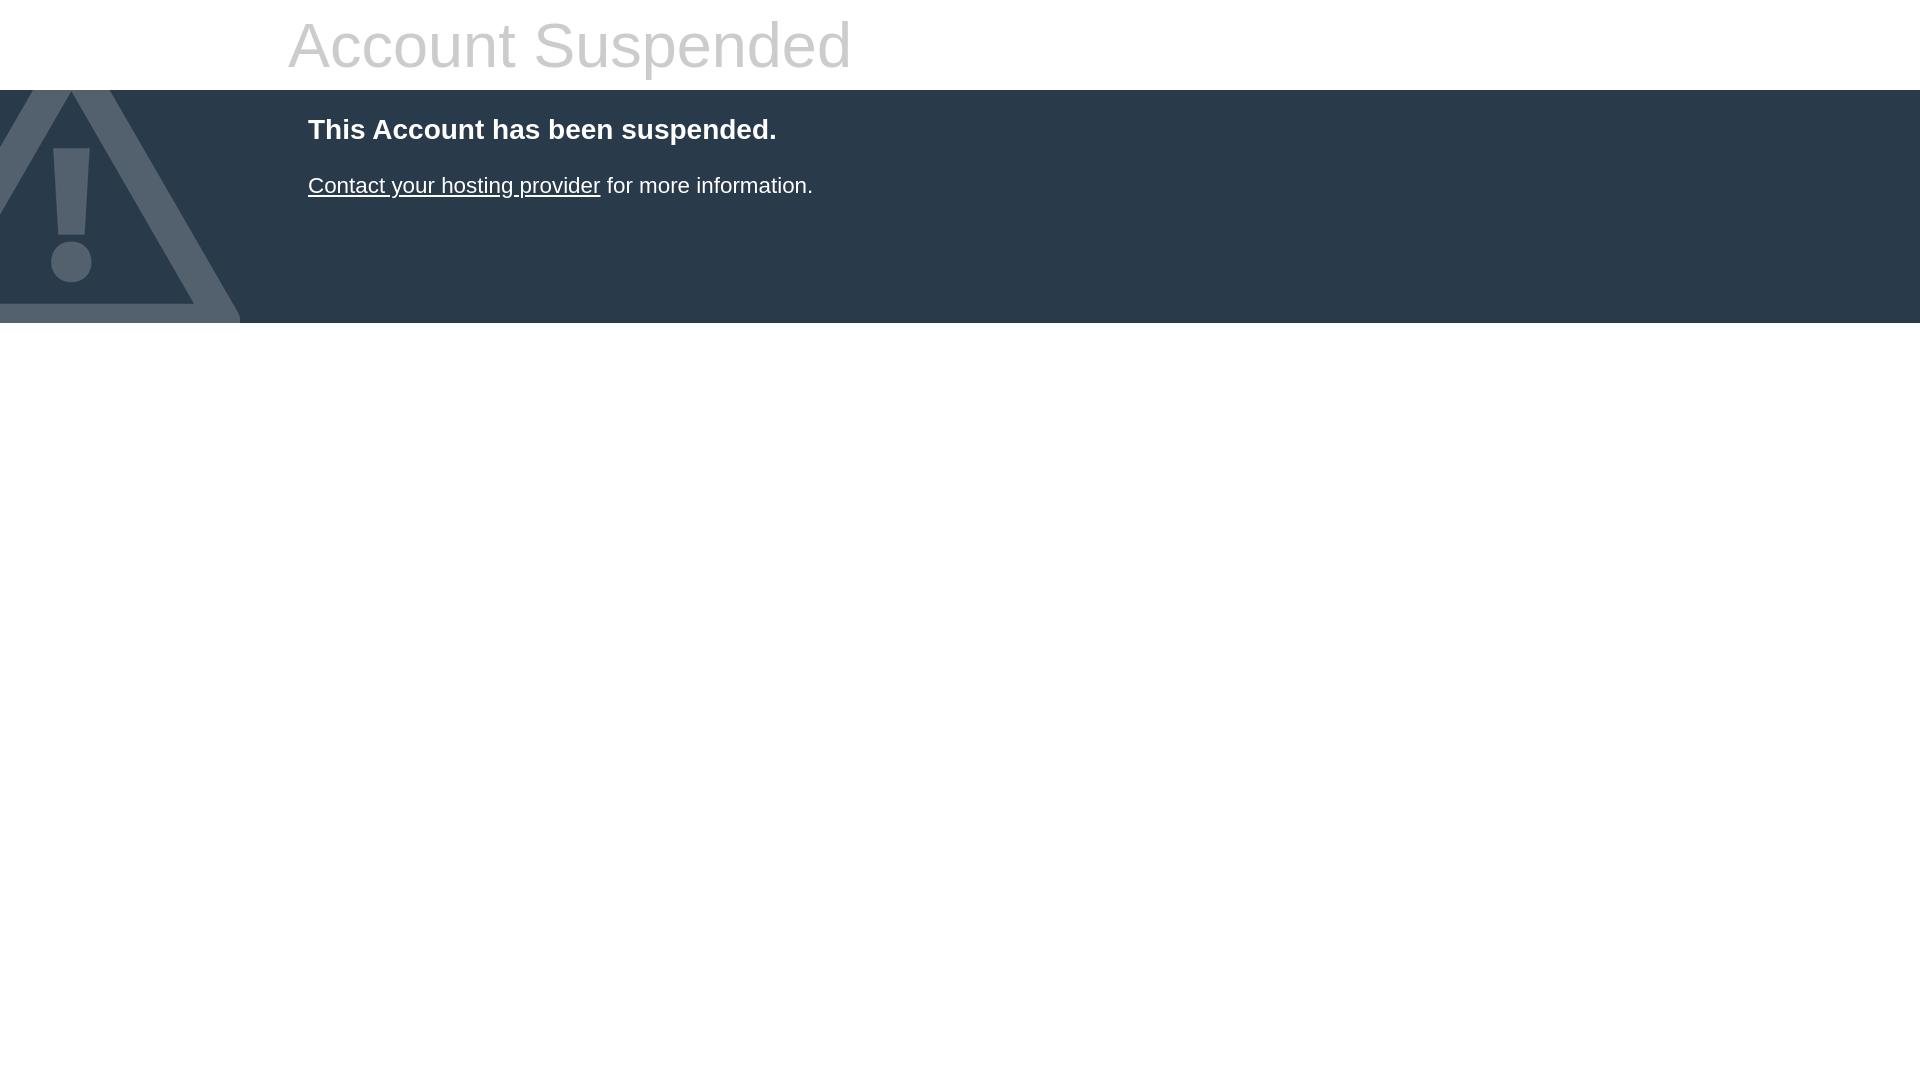 The image size is (1920, 1080). Describe the element at coordinates (453, 185) in the screenshot. I see `'Contact your hosting provider'` at that location.